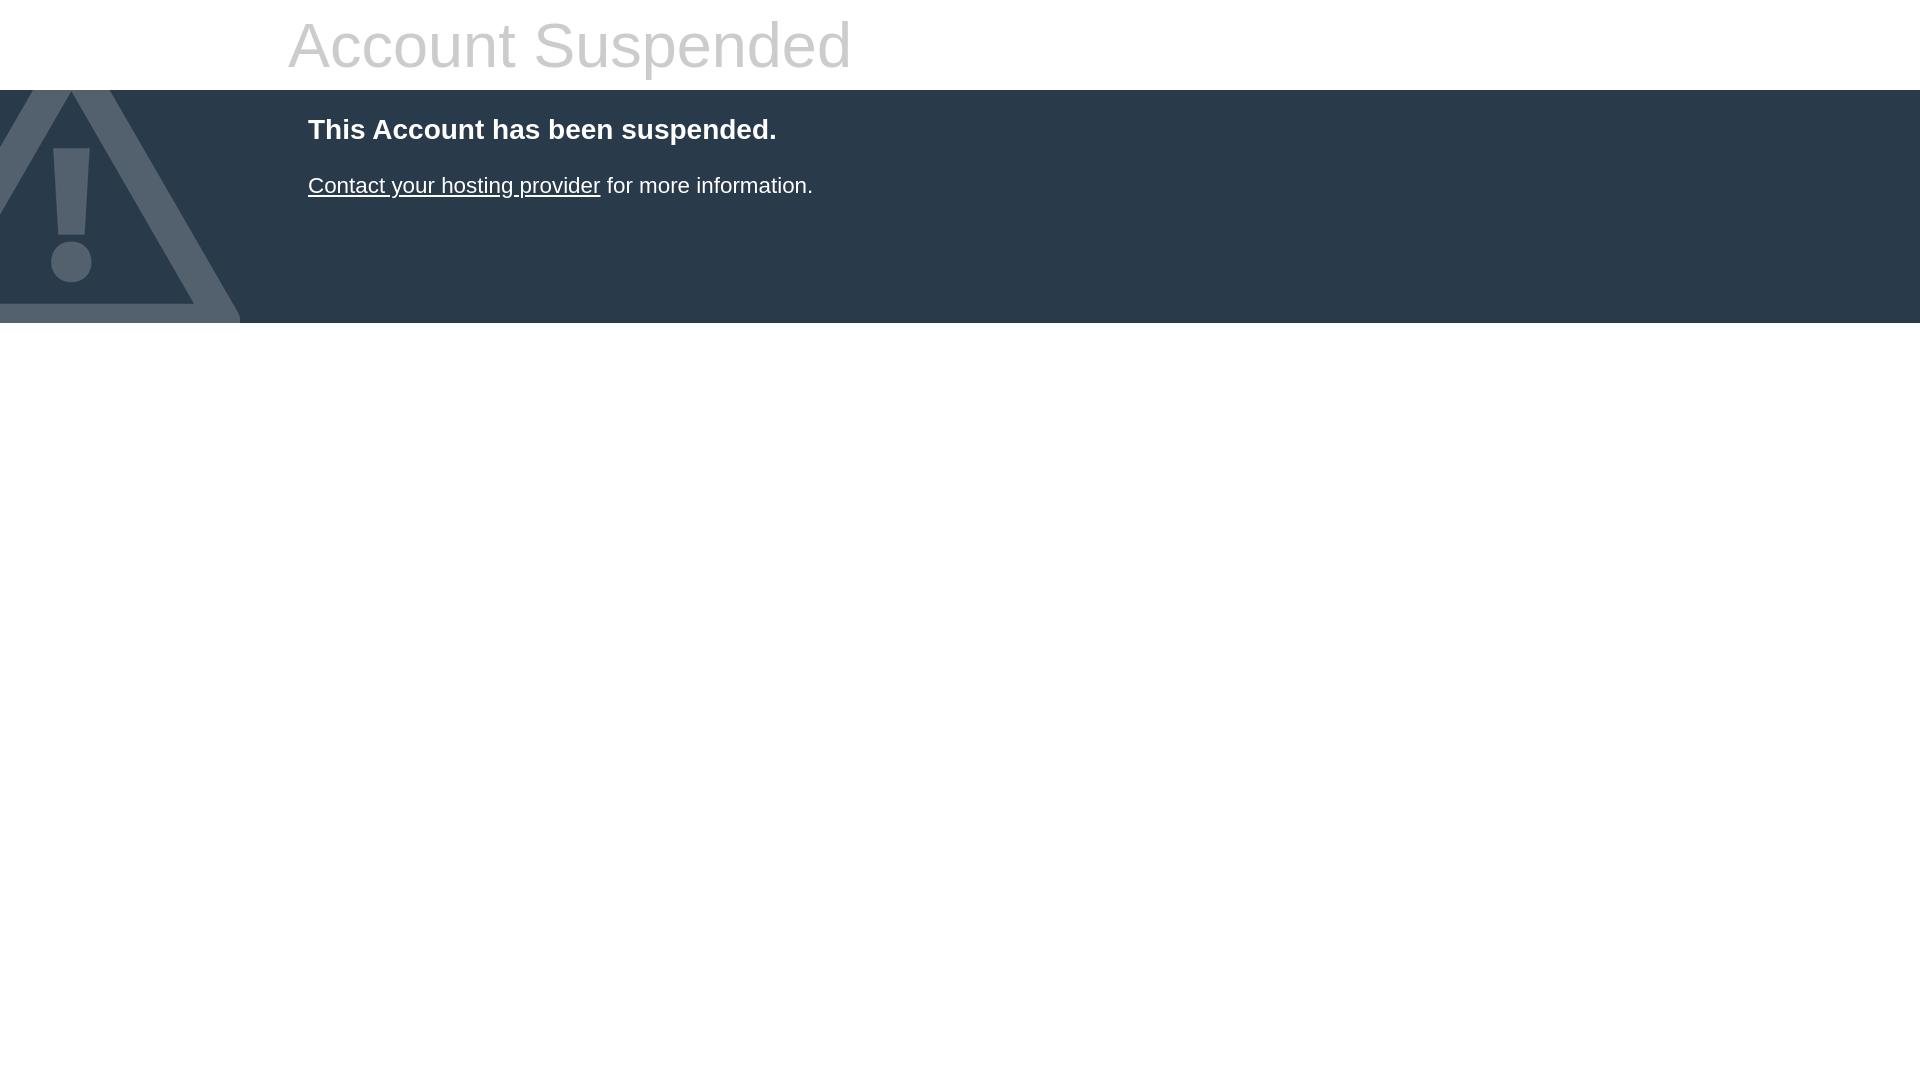 The image size is (1920, 1080). Describe the element at coordinates (453, 185) in the screenshot. I see `'Contact your hosting provider'` at that location.